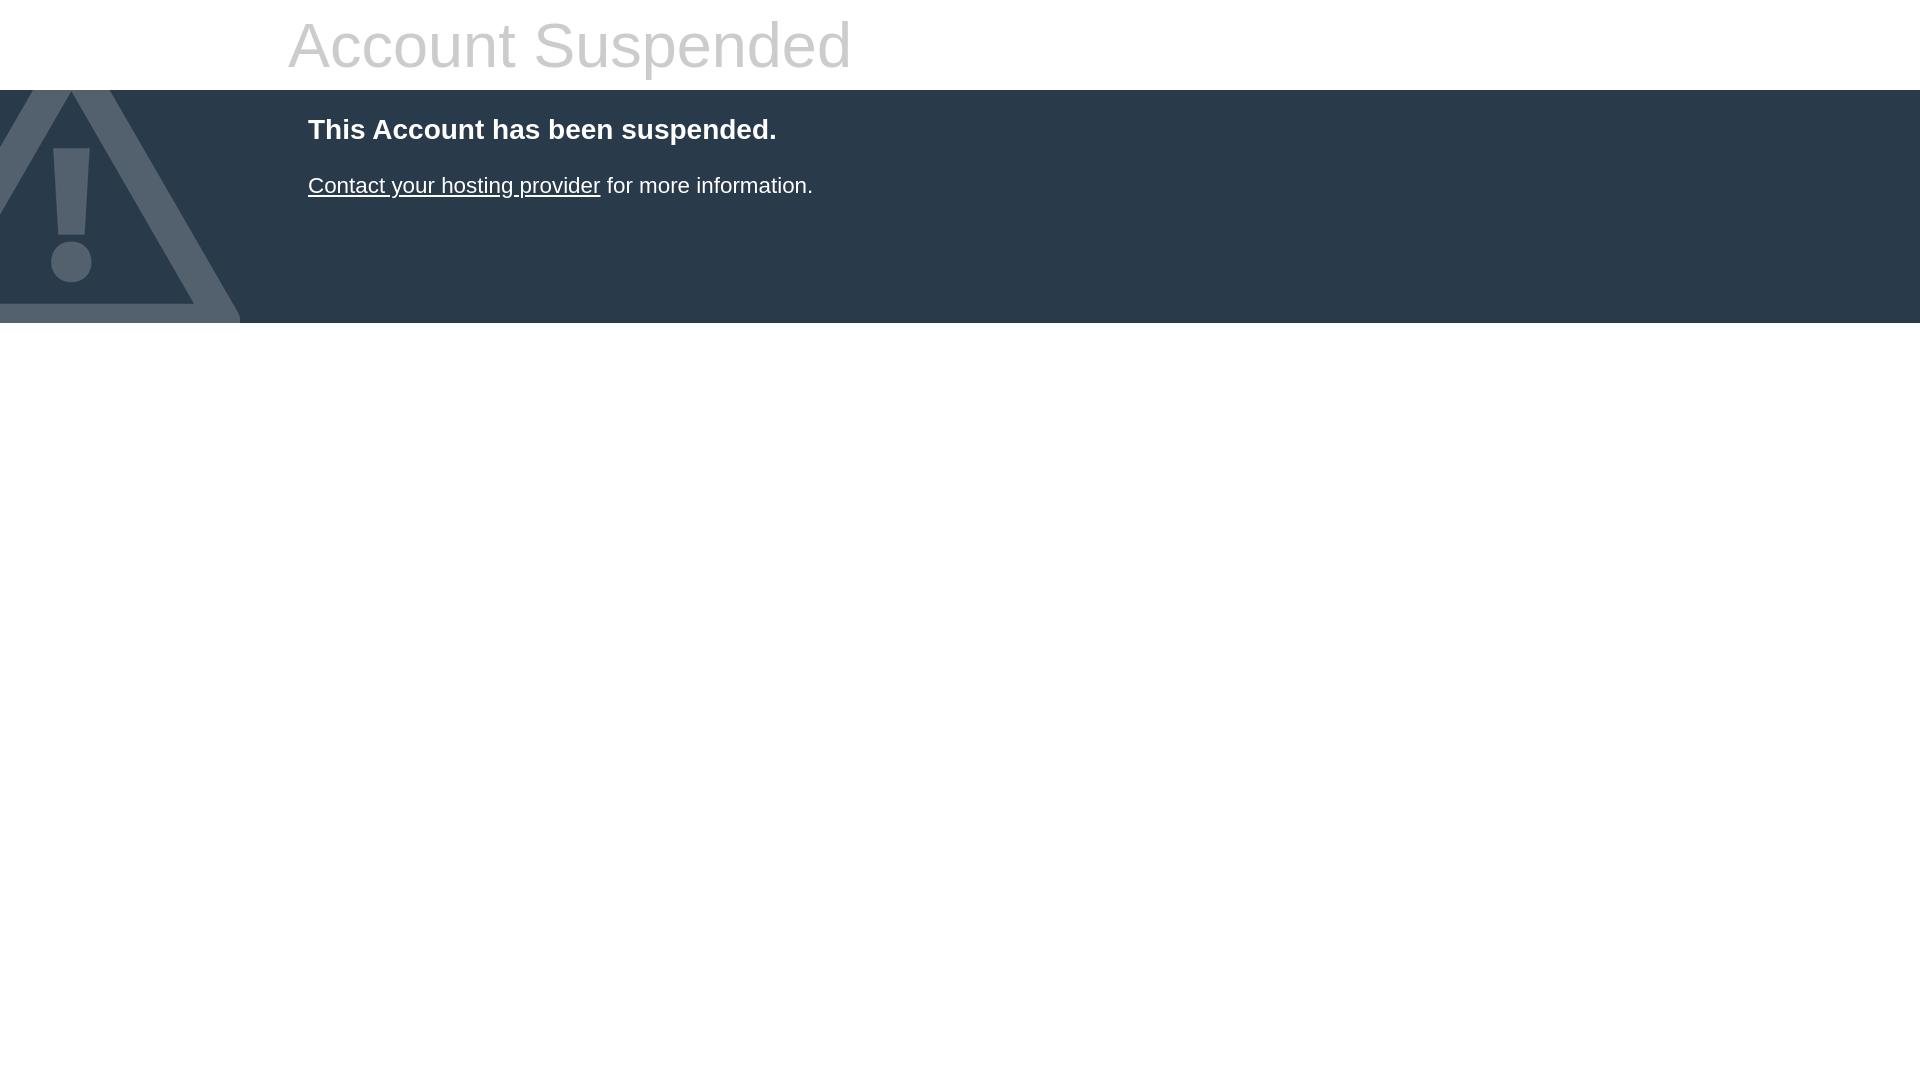 The image size is (1920, 1080). Describe the element at coordinates (453, 185) in the screenshot. I see `'Contact your hosting provider'` at that location.